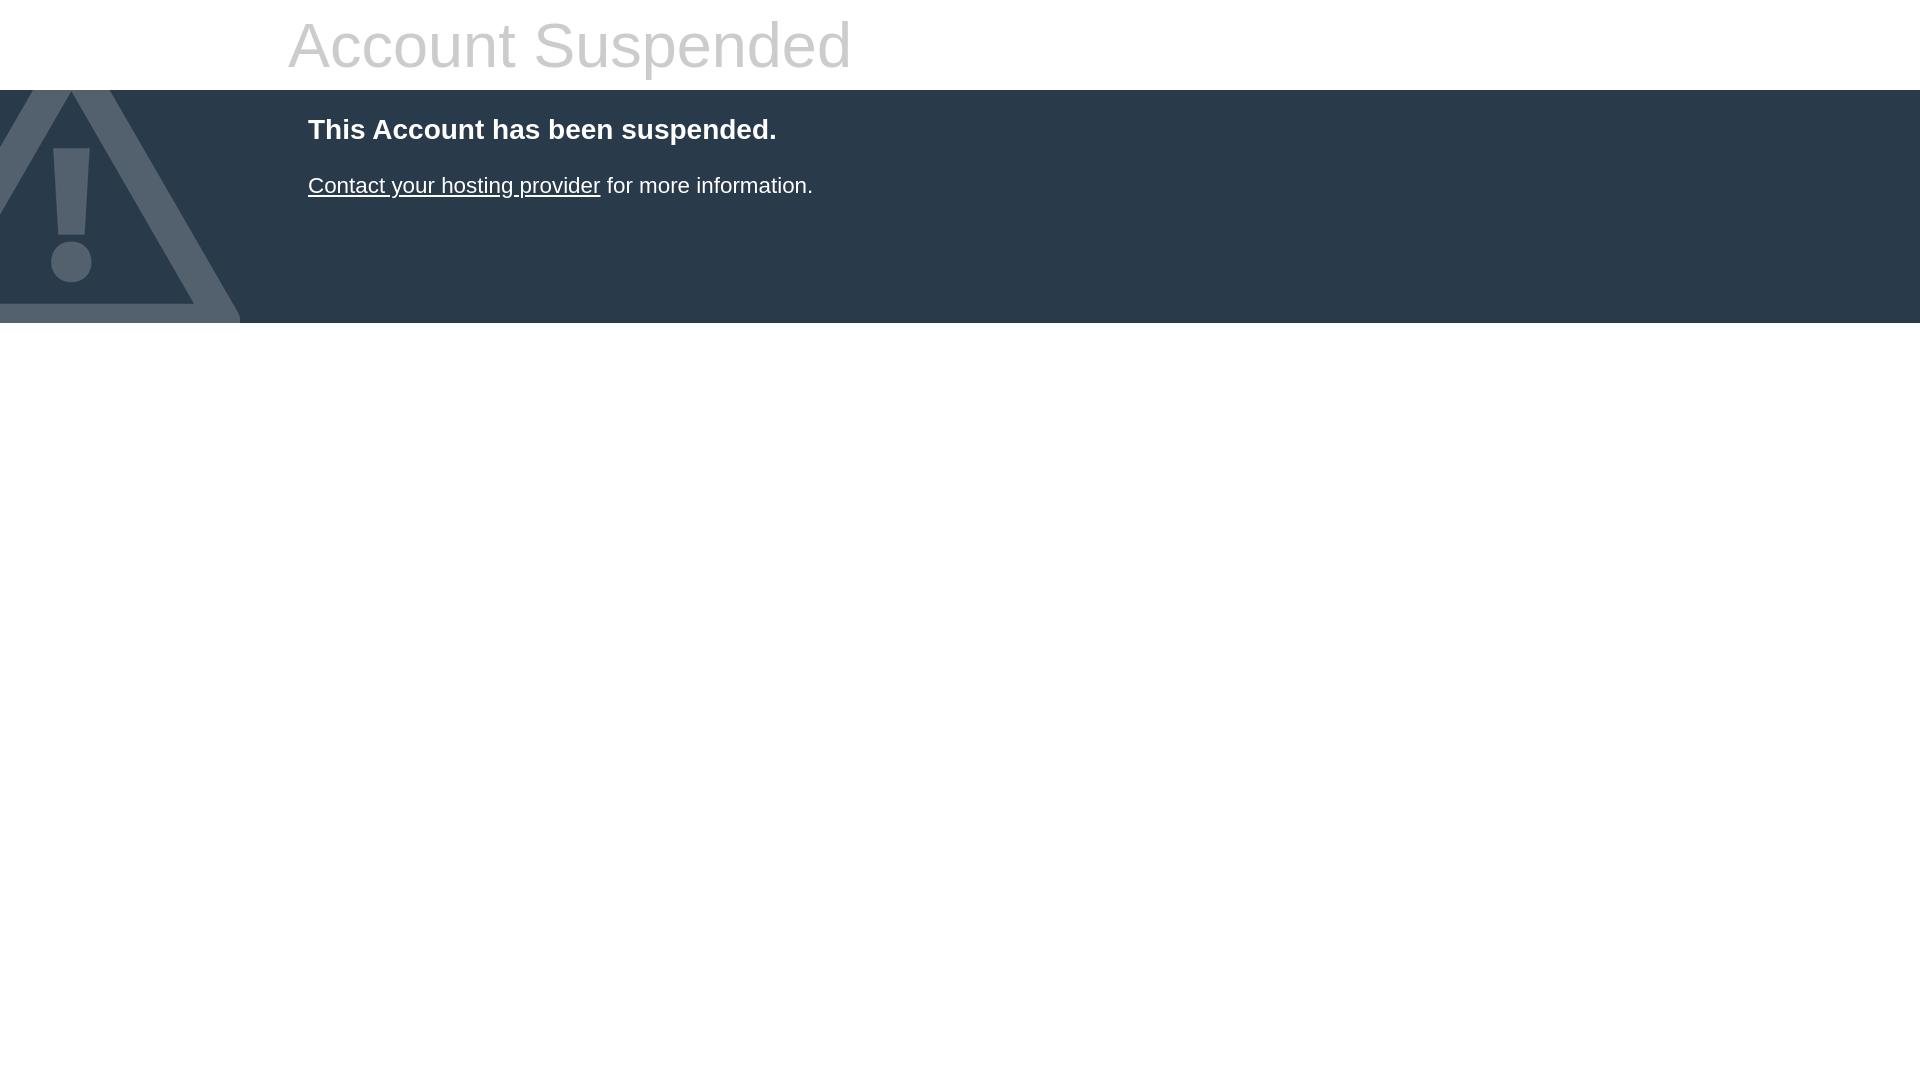 The image size is (1920, 1080). Describe the element at coordinates (453, 185) in the screenshot. I see `'Contact your hosting provider'` at that location.